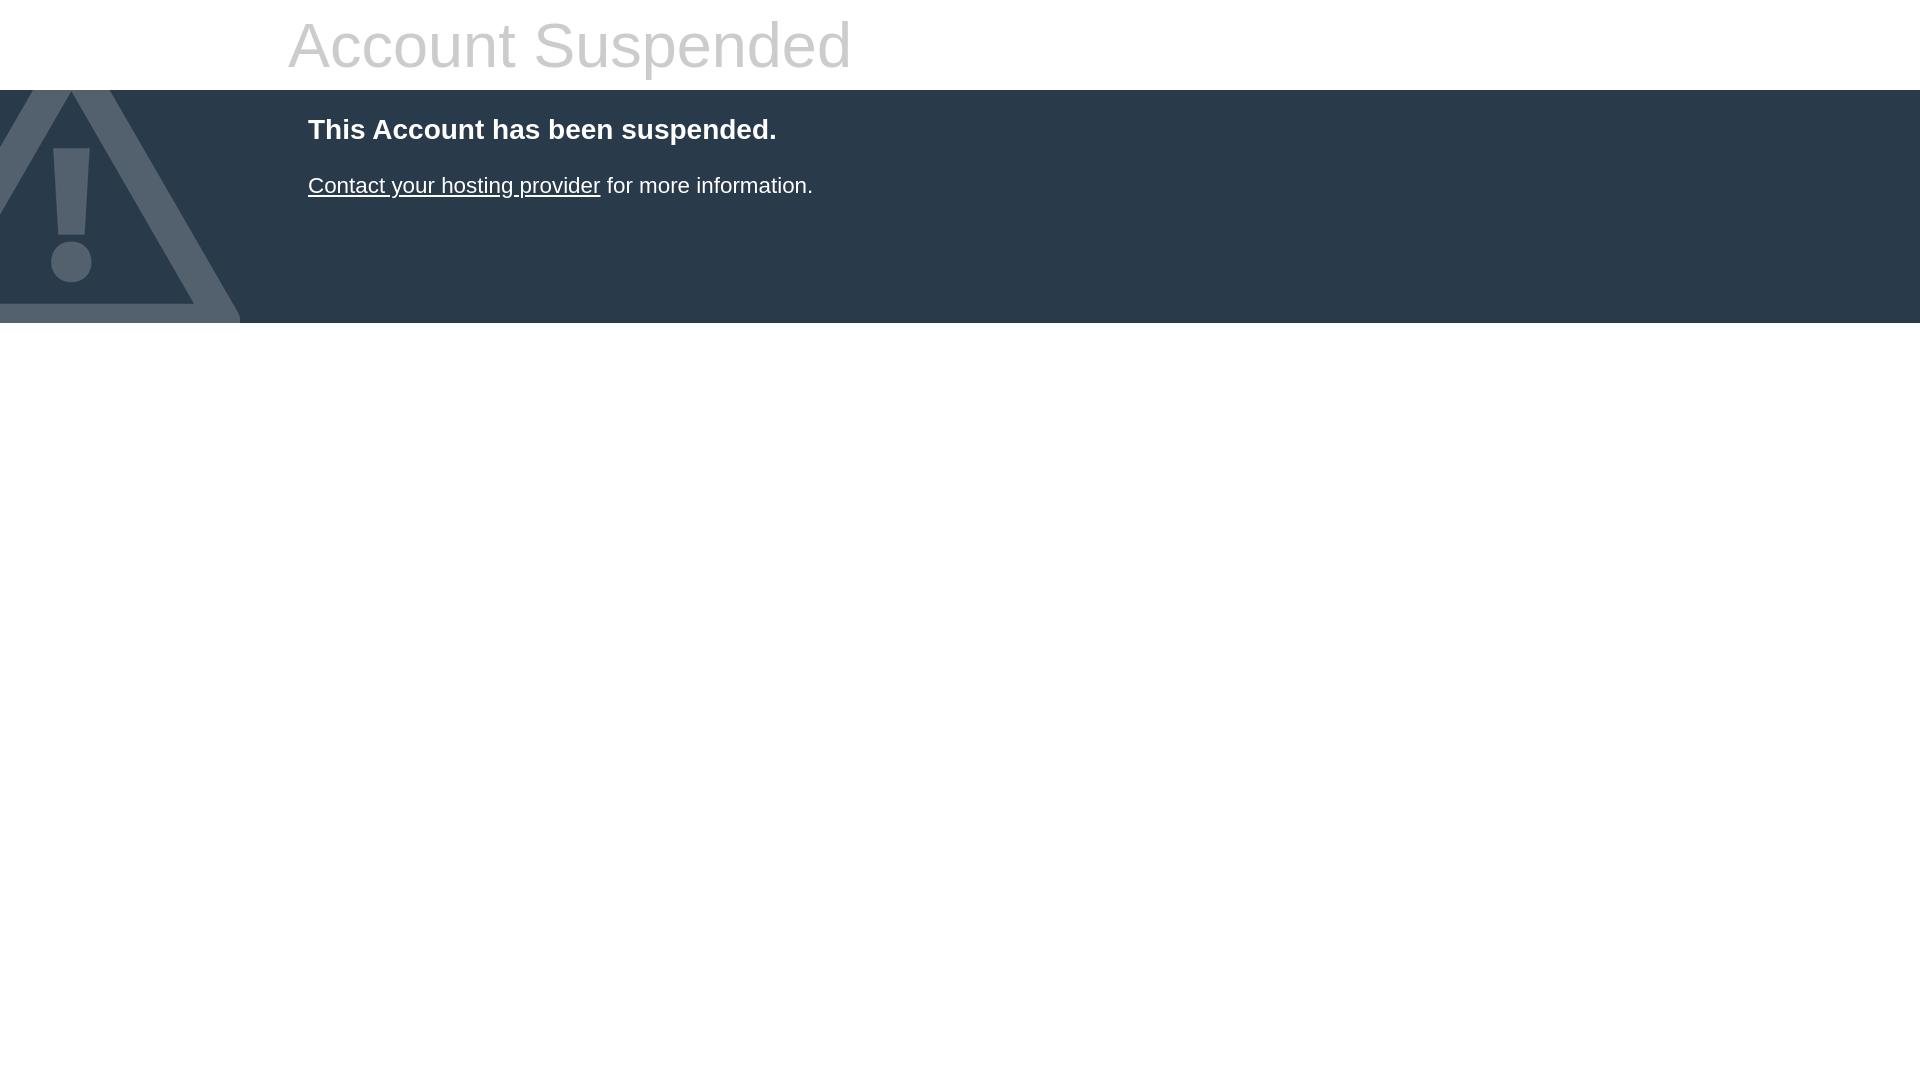 The image size is (1920, 1080). Describe the element at coordinates (453, 185) in the screenshot. I see `'Contact your hosting provider'` at that location.